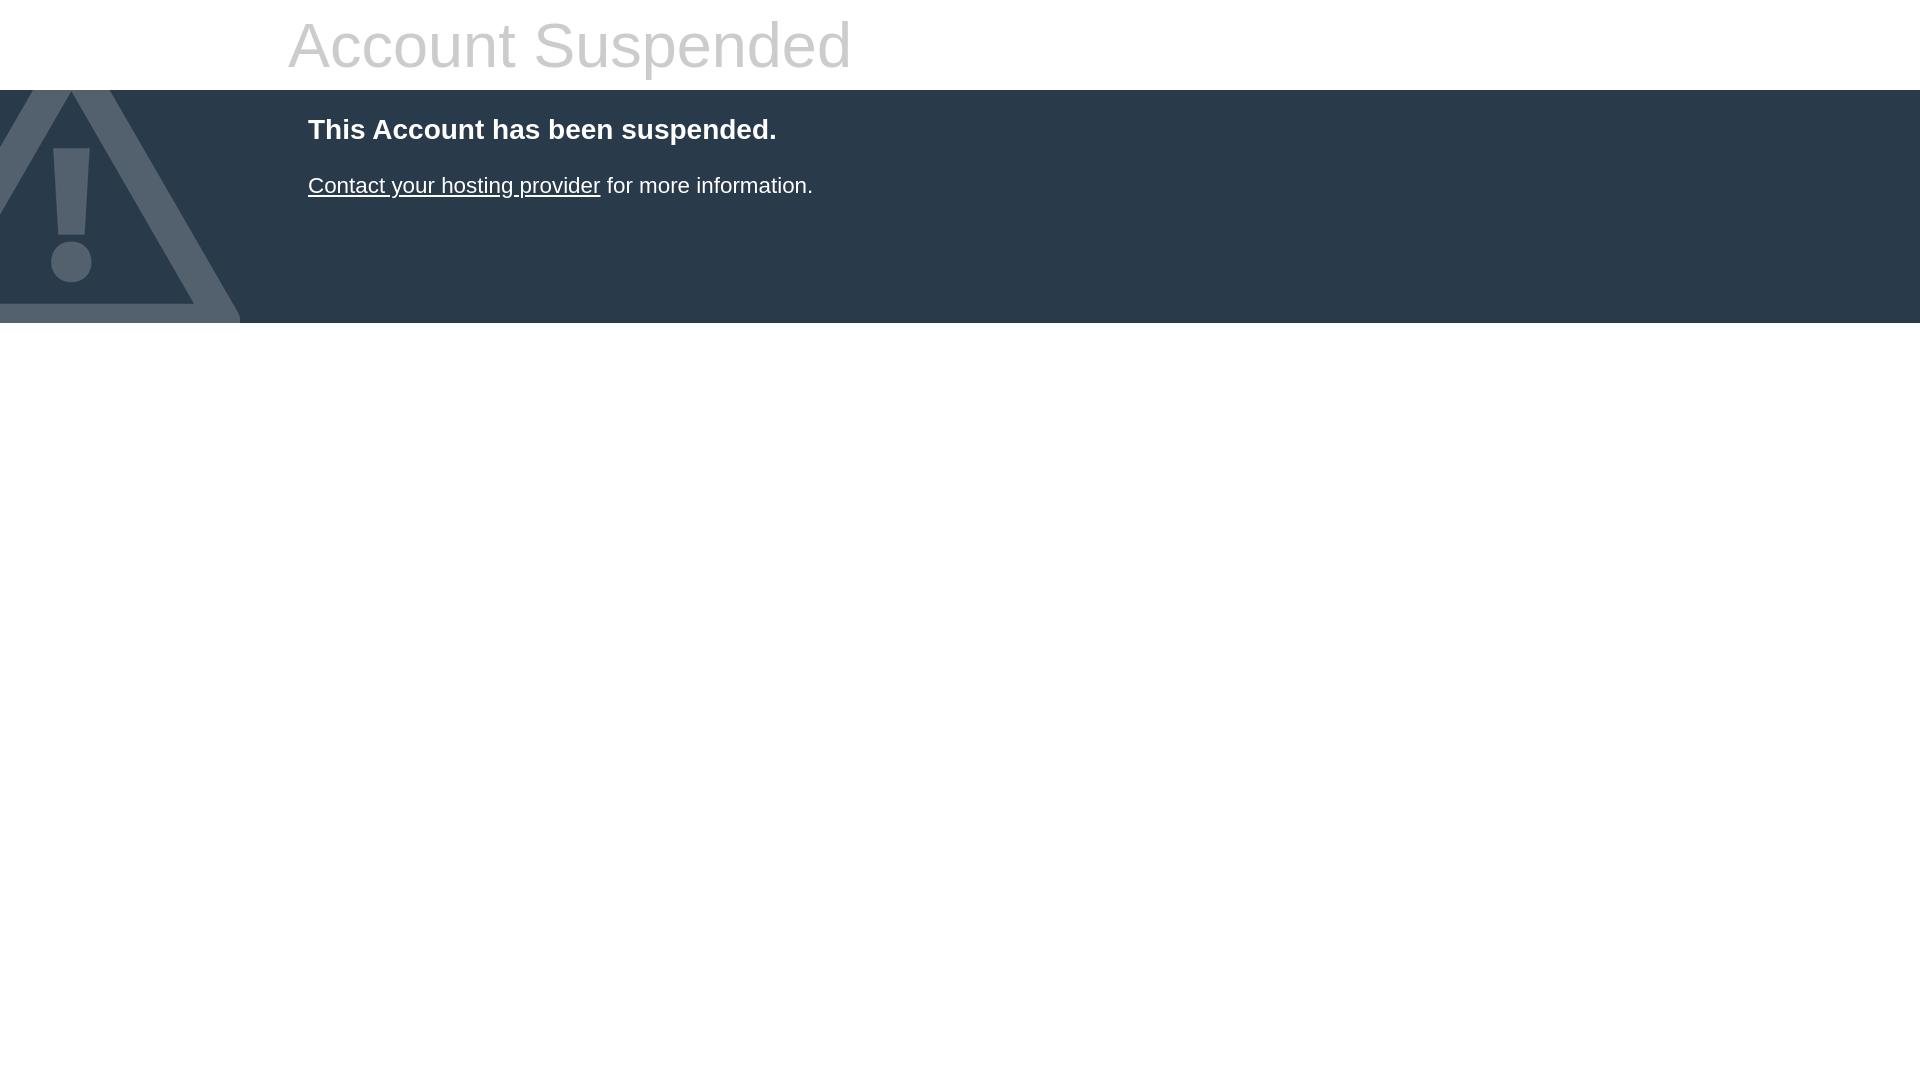 The image size is (1920, 1080). Describe the element at coordinates (453, 185) in the screenshot. I see `'Contact your hosting provider'` at that location.